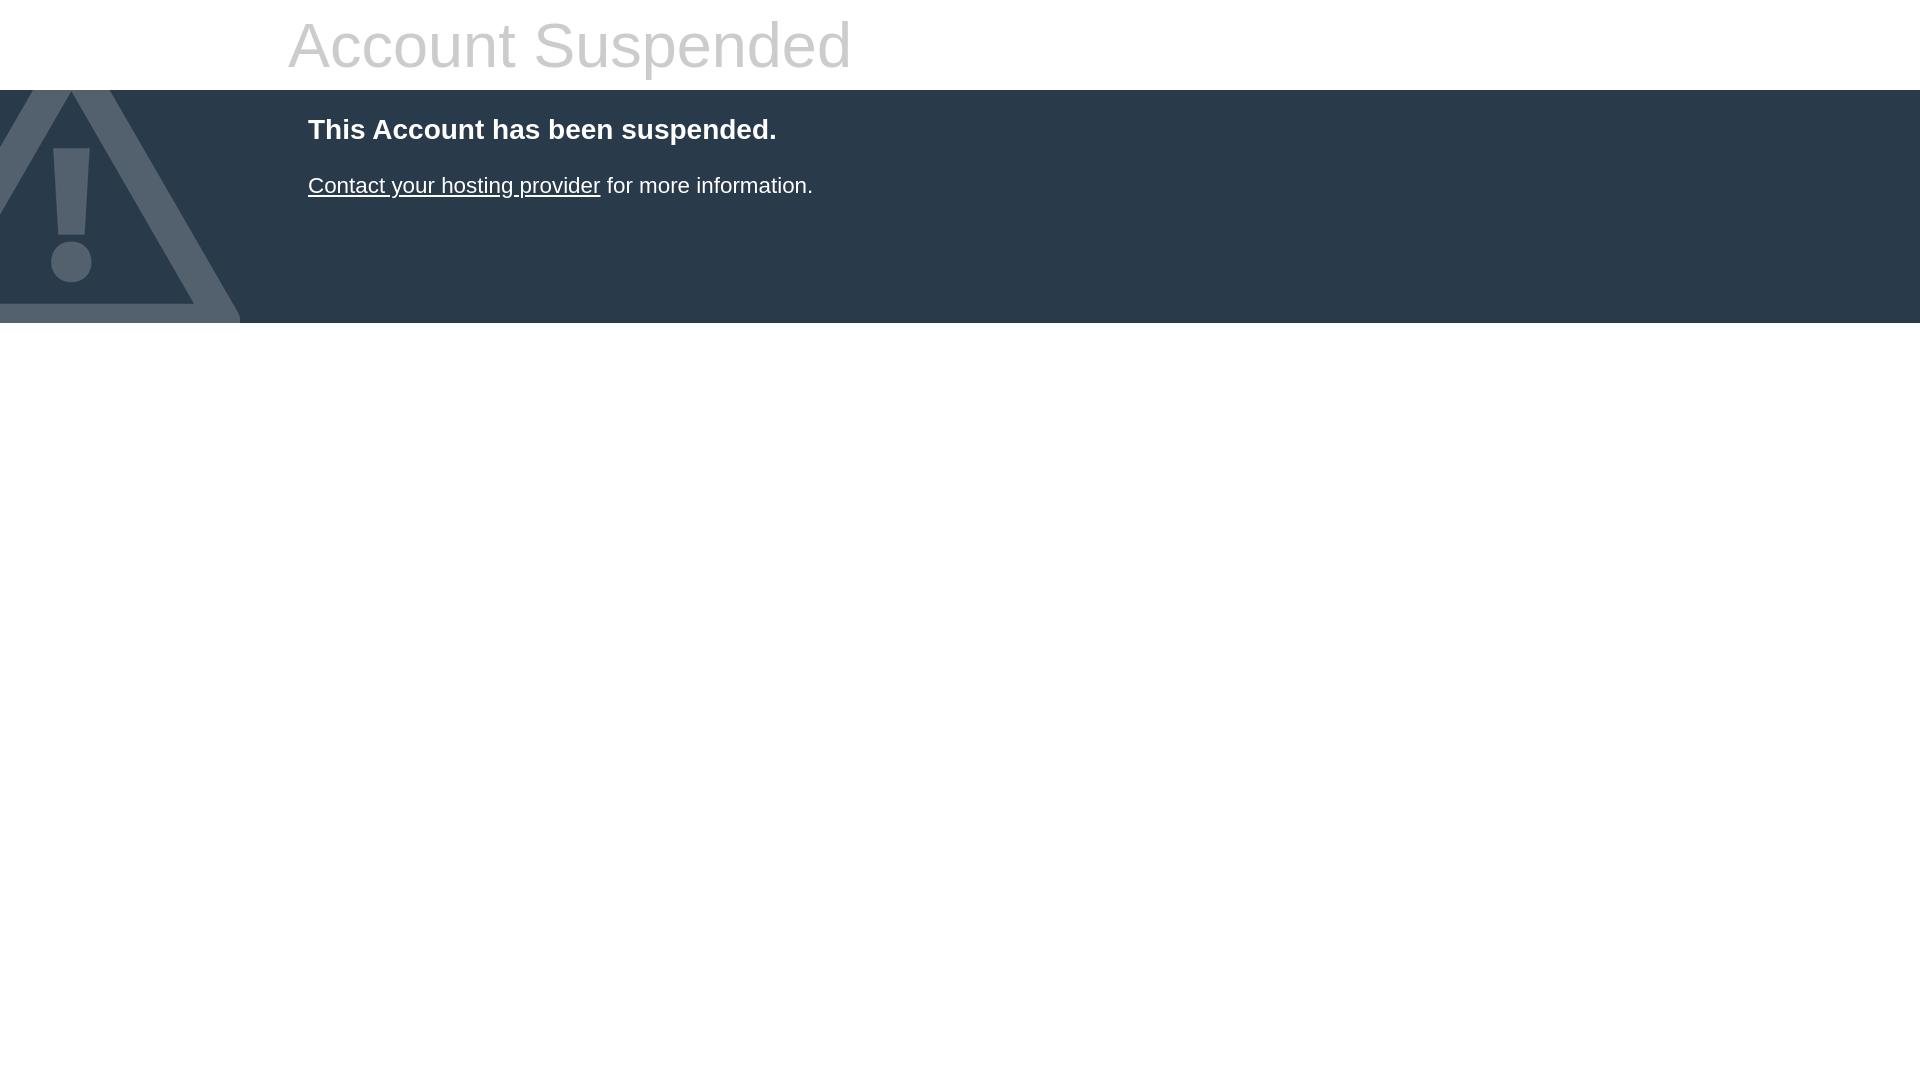 The image size is (1920, 1080). Describe the element at coordinates (453, 185) in the screenshot. I see `'Contact your hosting provider'` at that location.